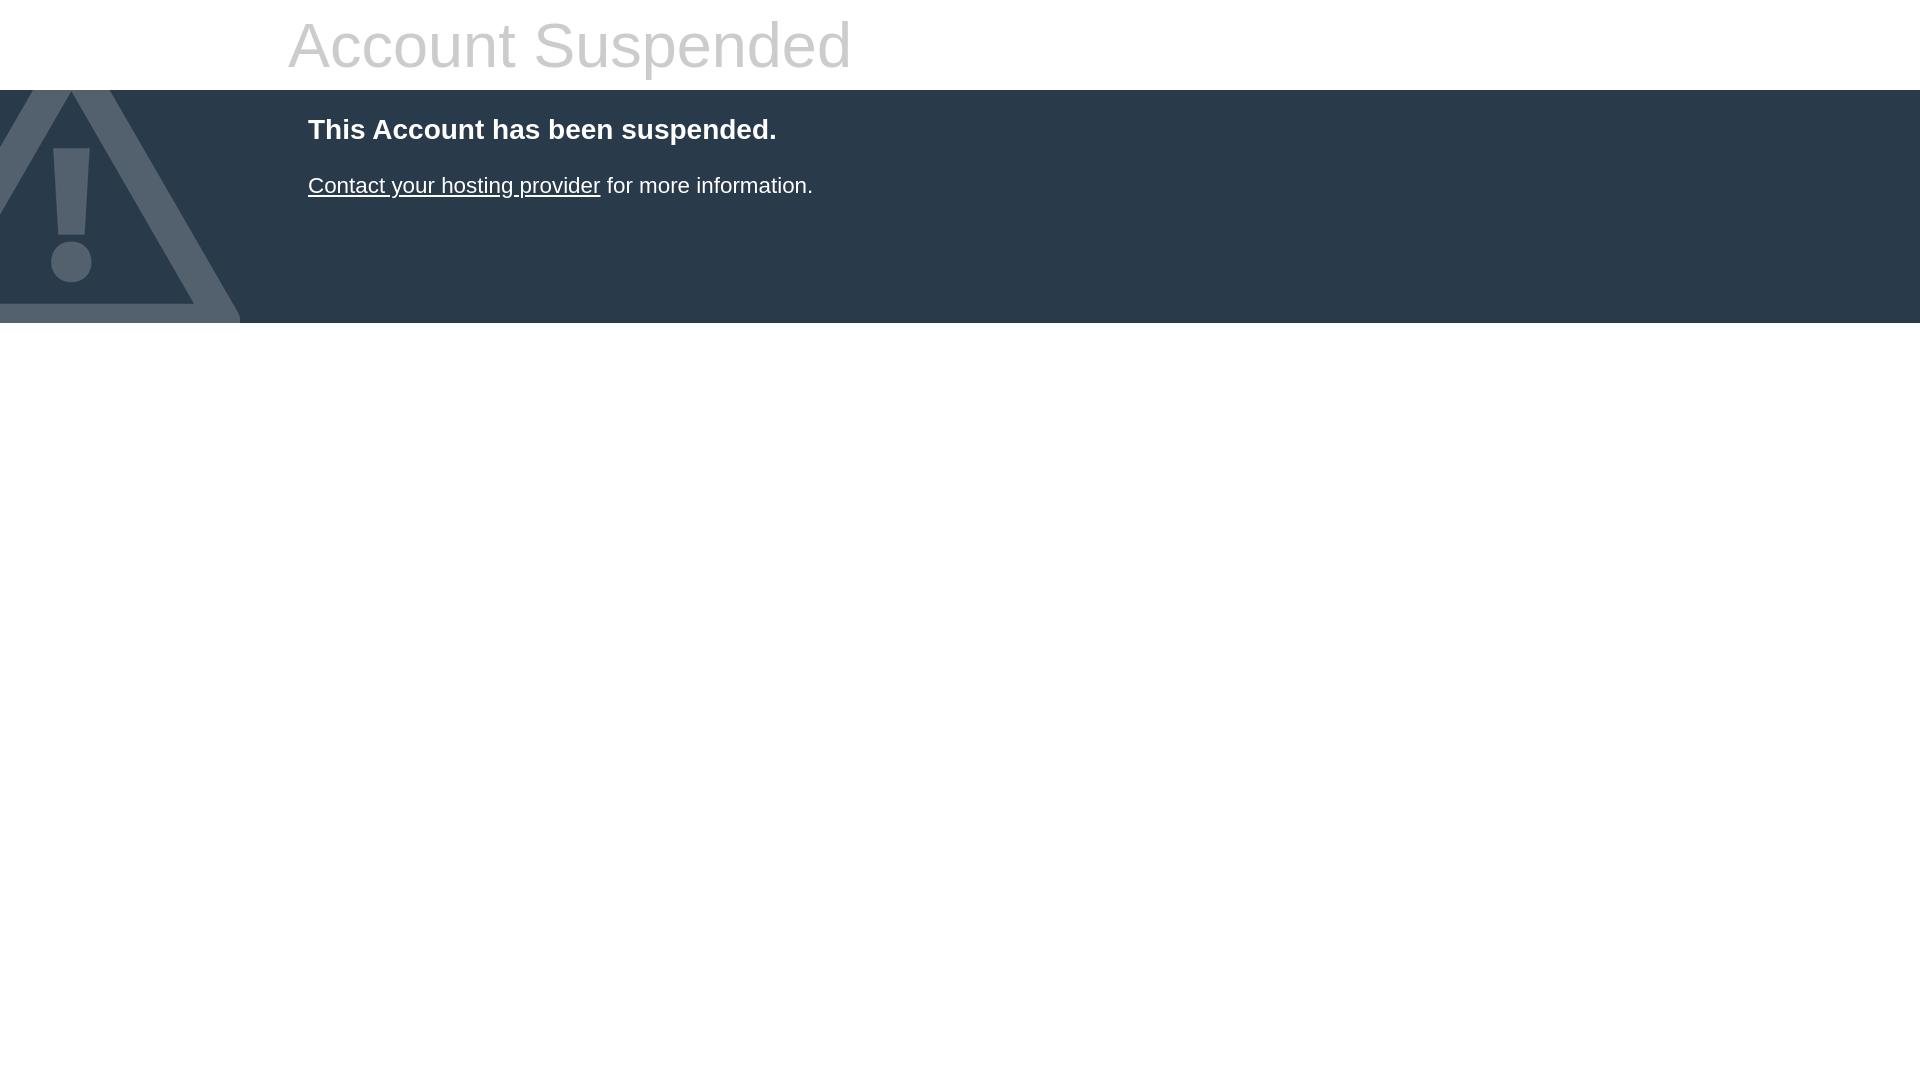 The image size is (1920, 1080). Describe the element at coordinates (453, 185) in the screenshot. I see `'Contact your hosting provider'` at that location.